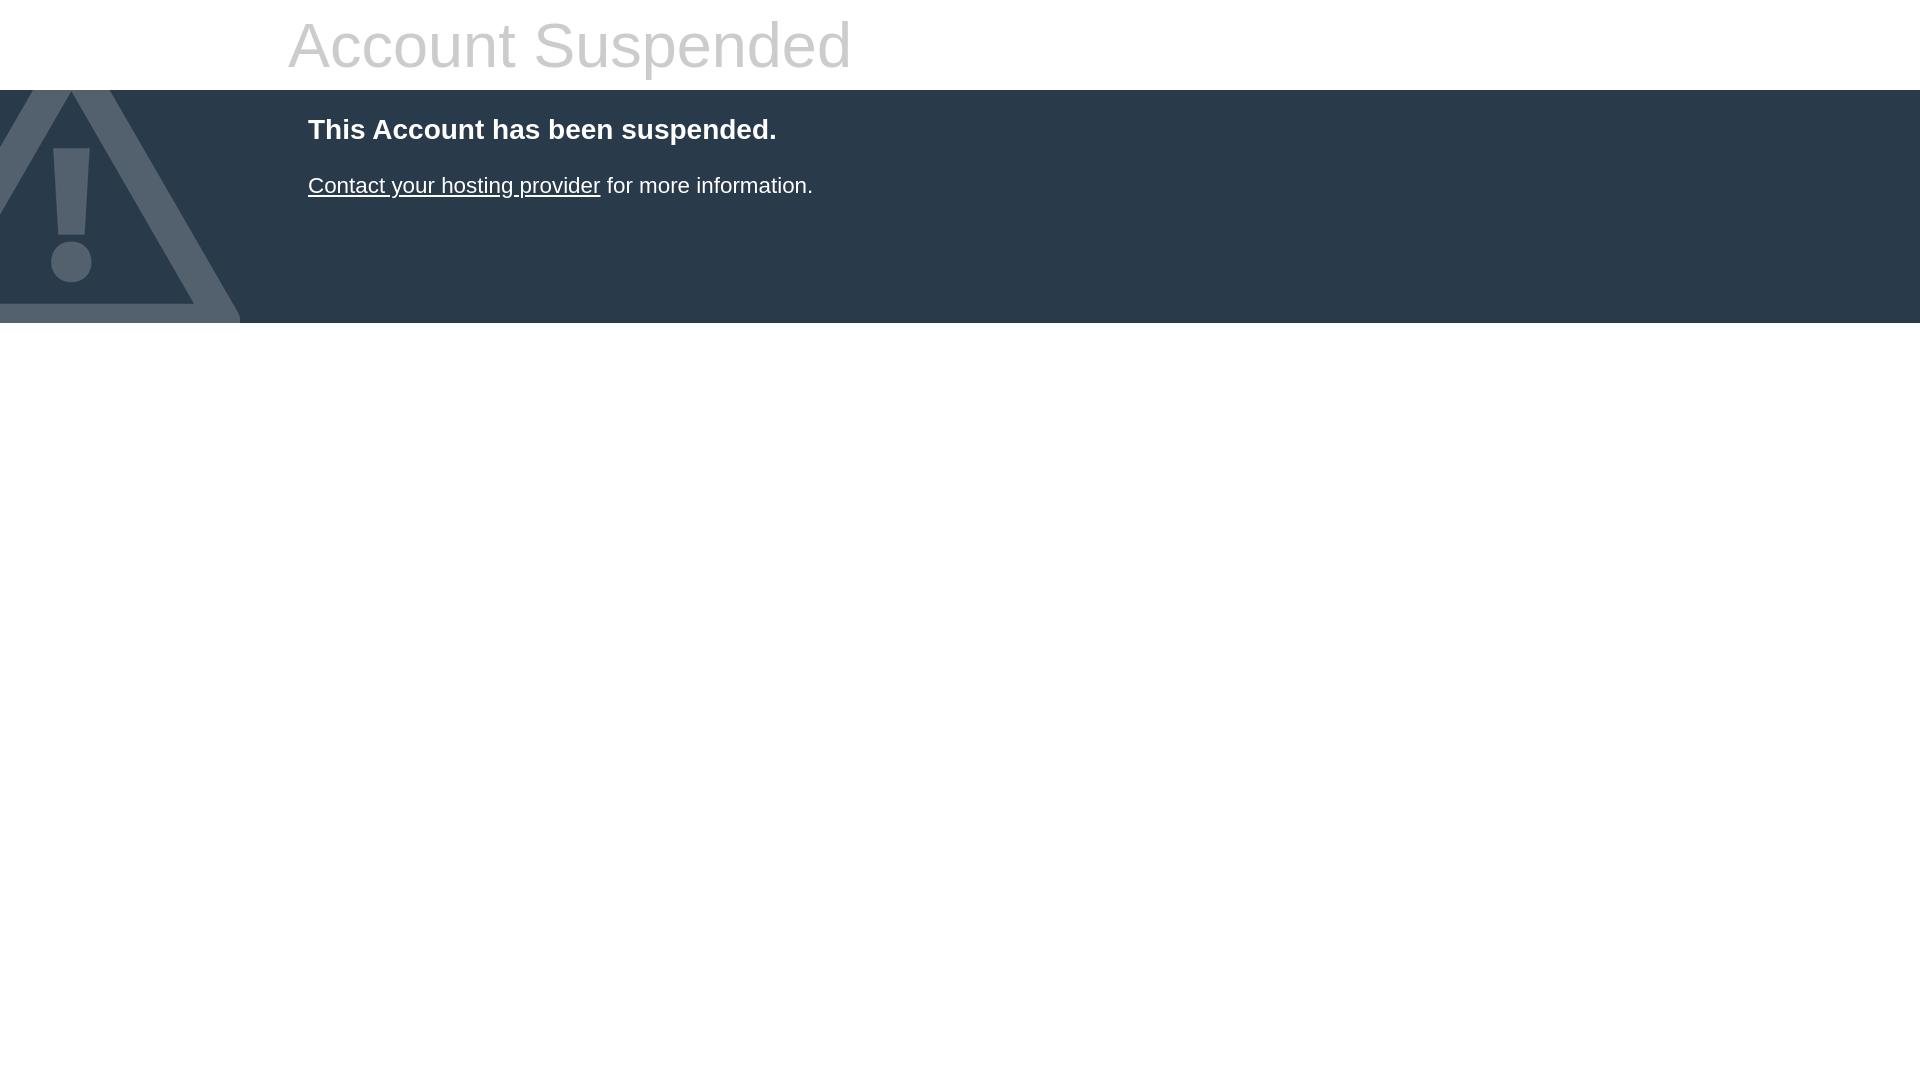 The image size is (1920, 1080). Describe the element at coordinates (453, 185) in the screenshot. I see `'Contact your hosting provider'` at that location.